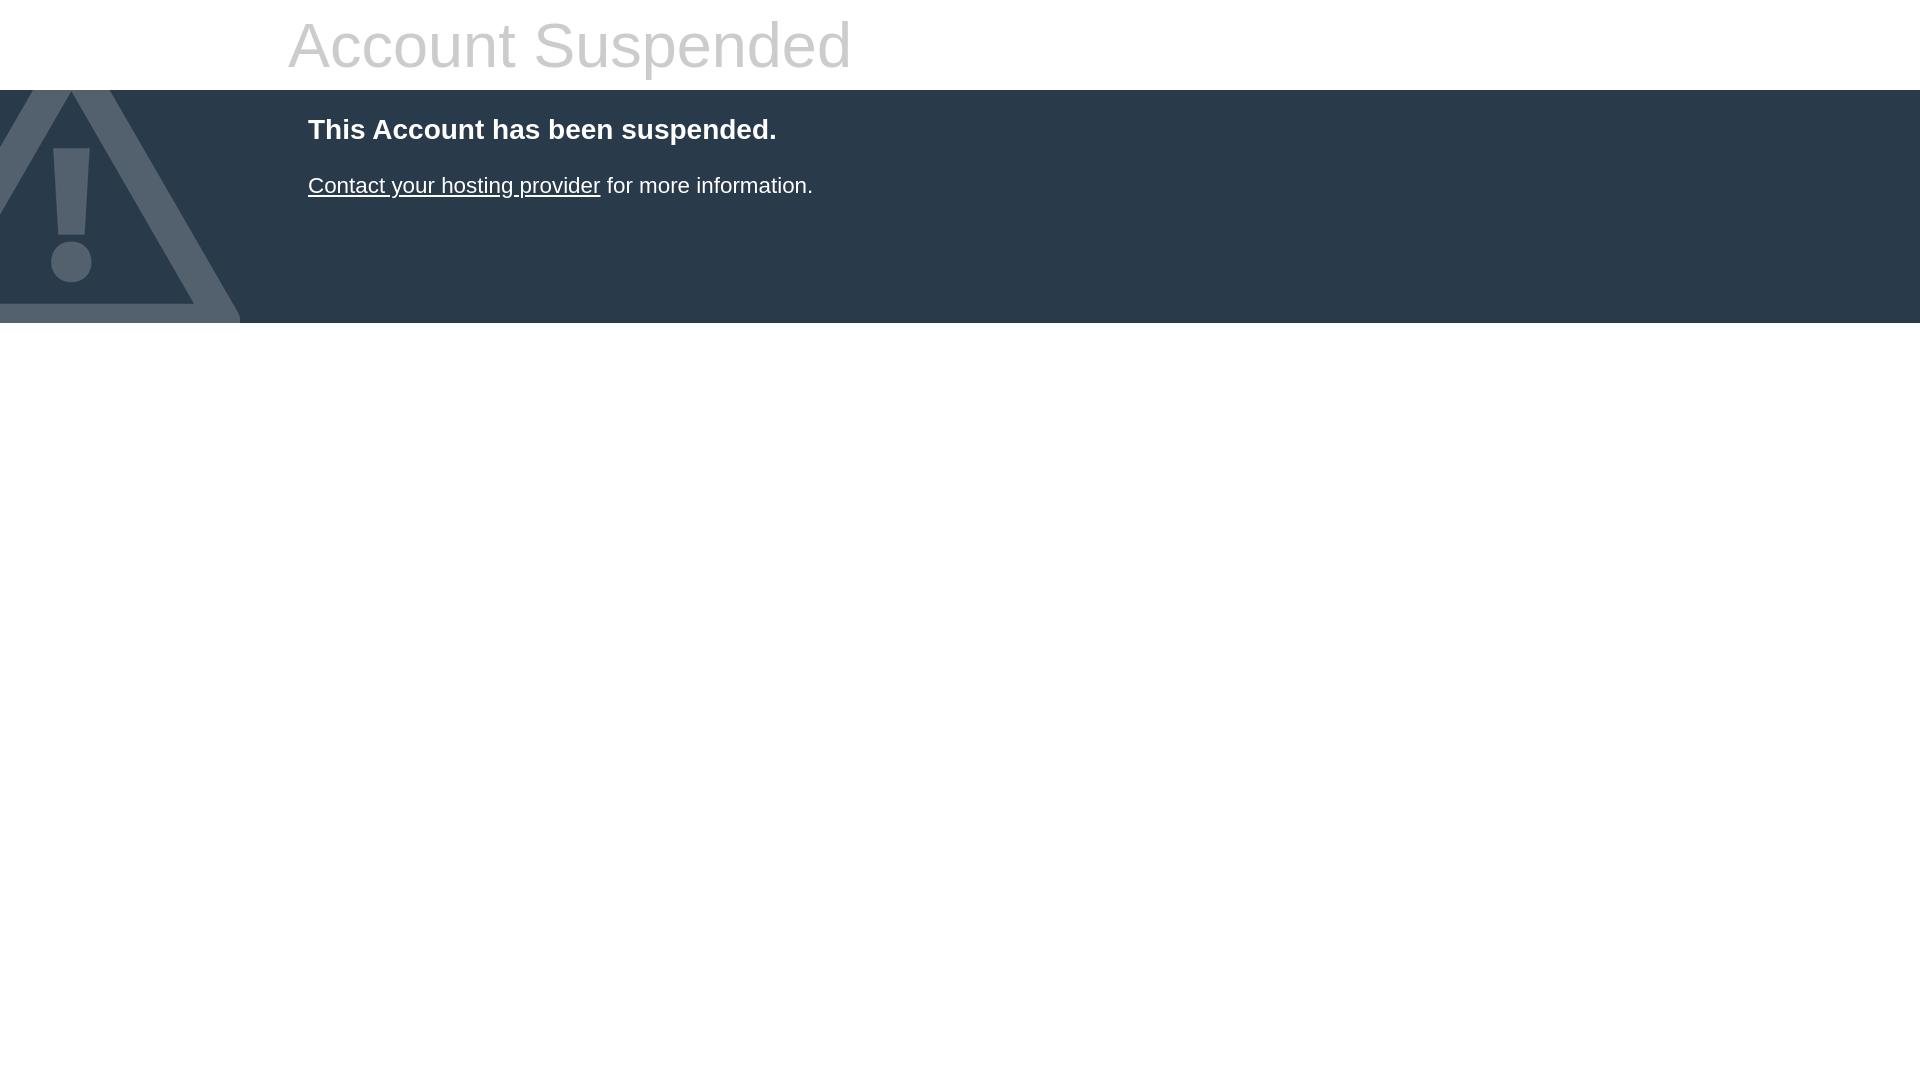 The image size is (1920, 1080). Describe the element at coordinates (453, 185) in the screenshot. I see `'Contact your hosting provider'` at that location.